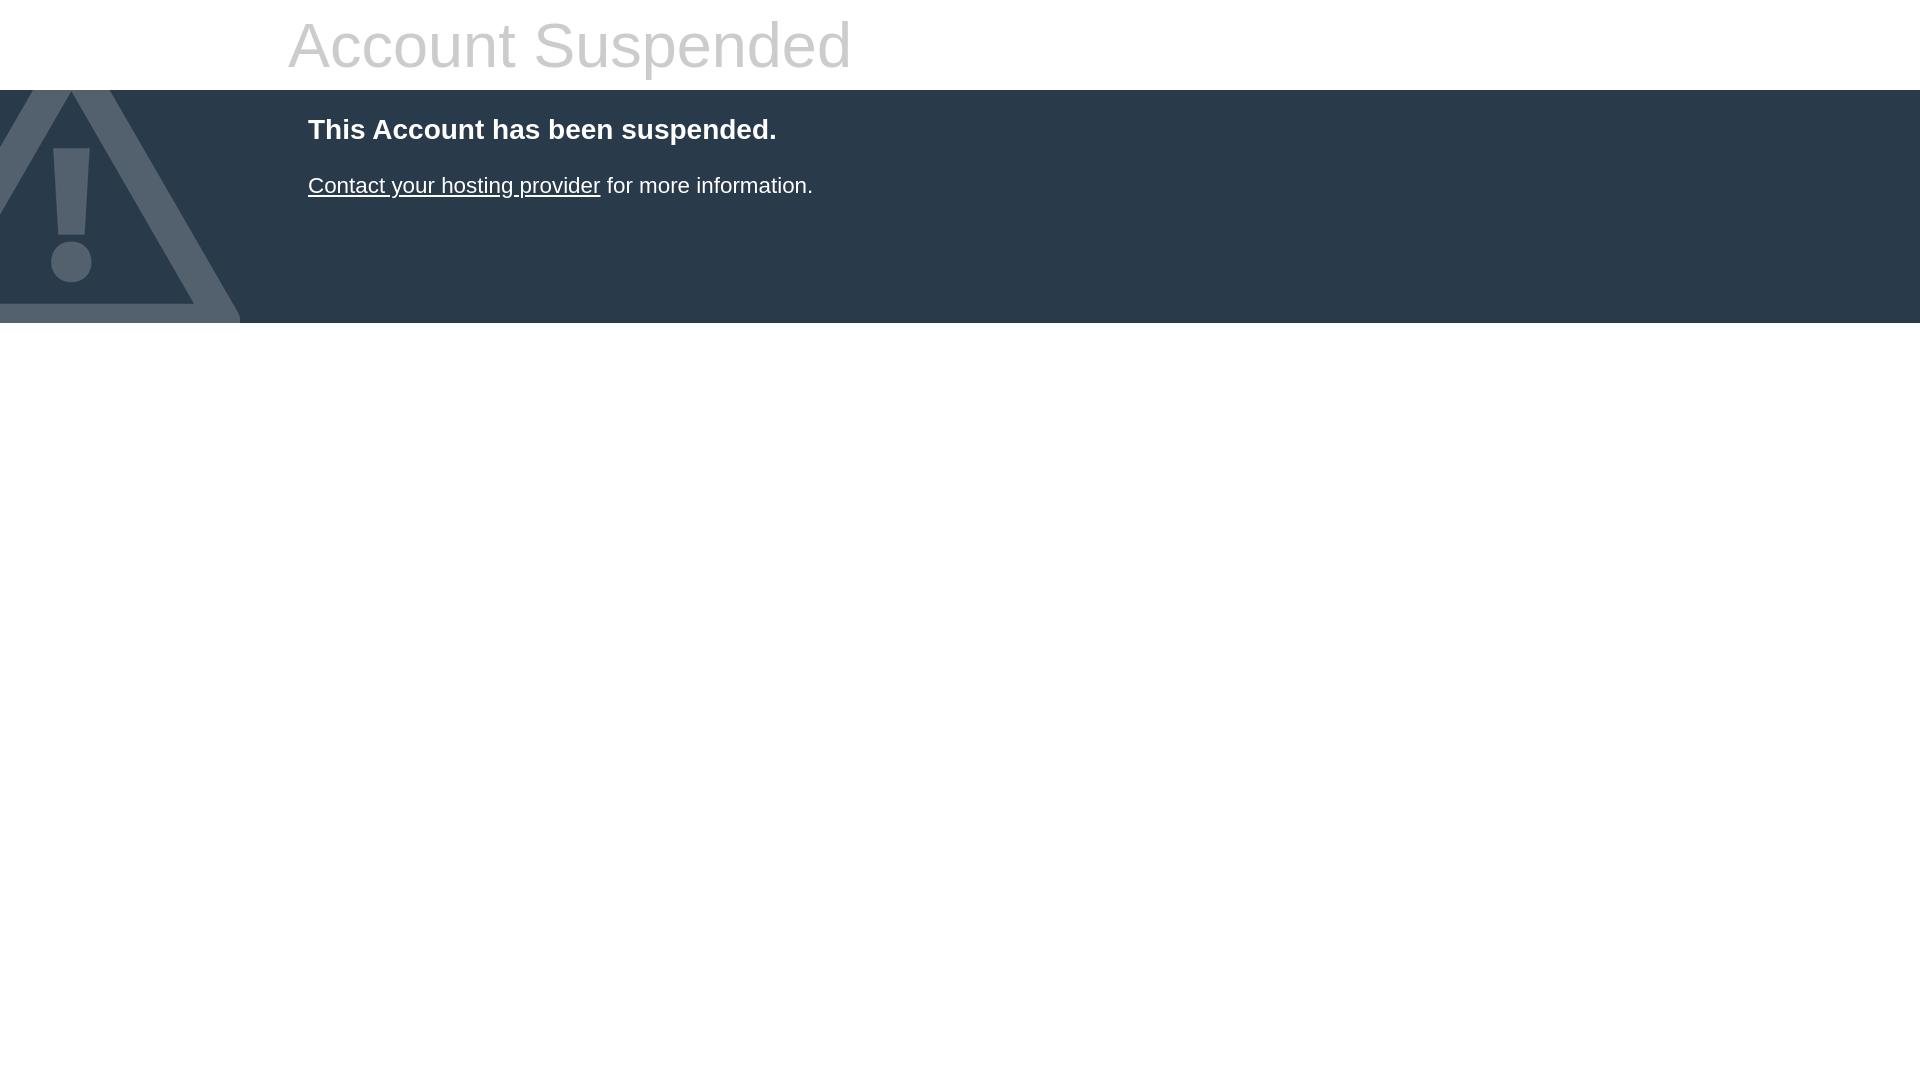 The image size is (1920, 1080). Describe the element at coordinates (453, 185) in the screenshot. I see `'Contact your hosting provider'` at that location.